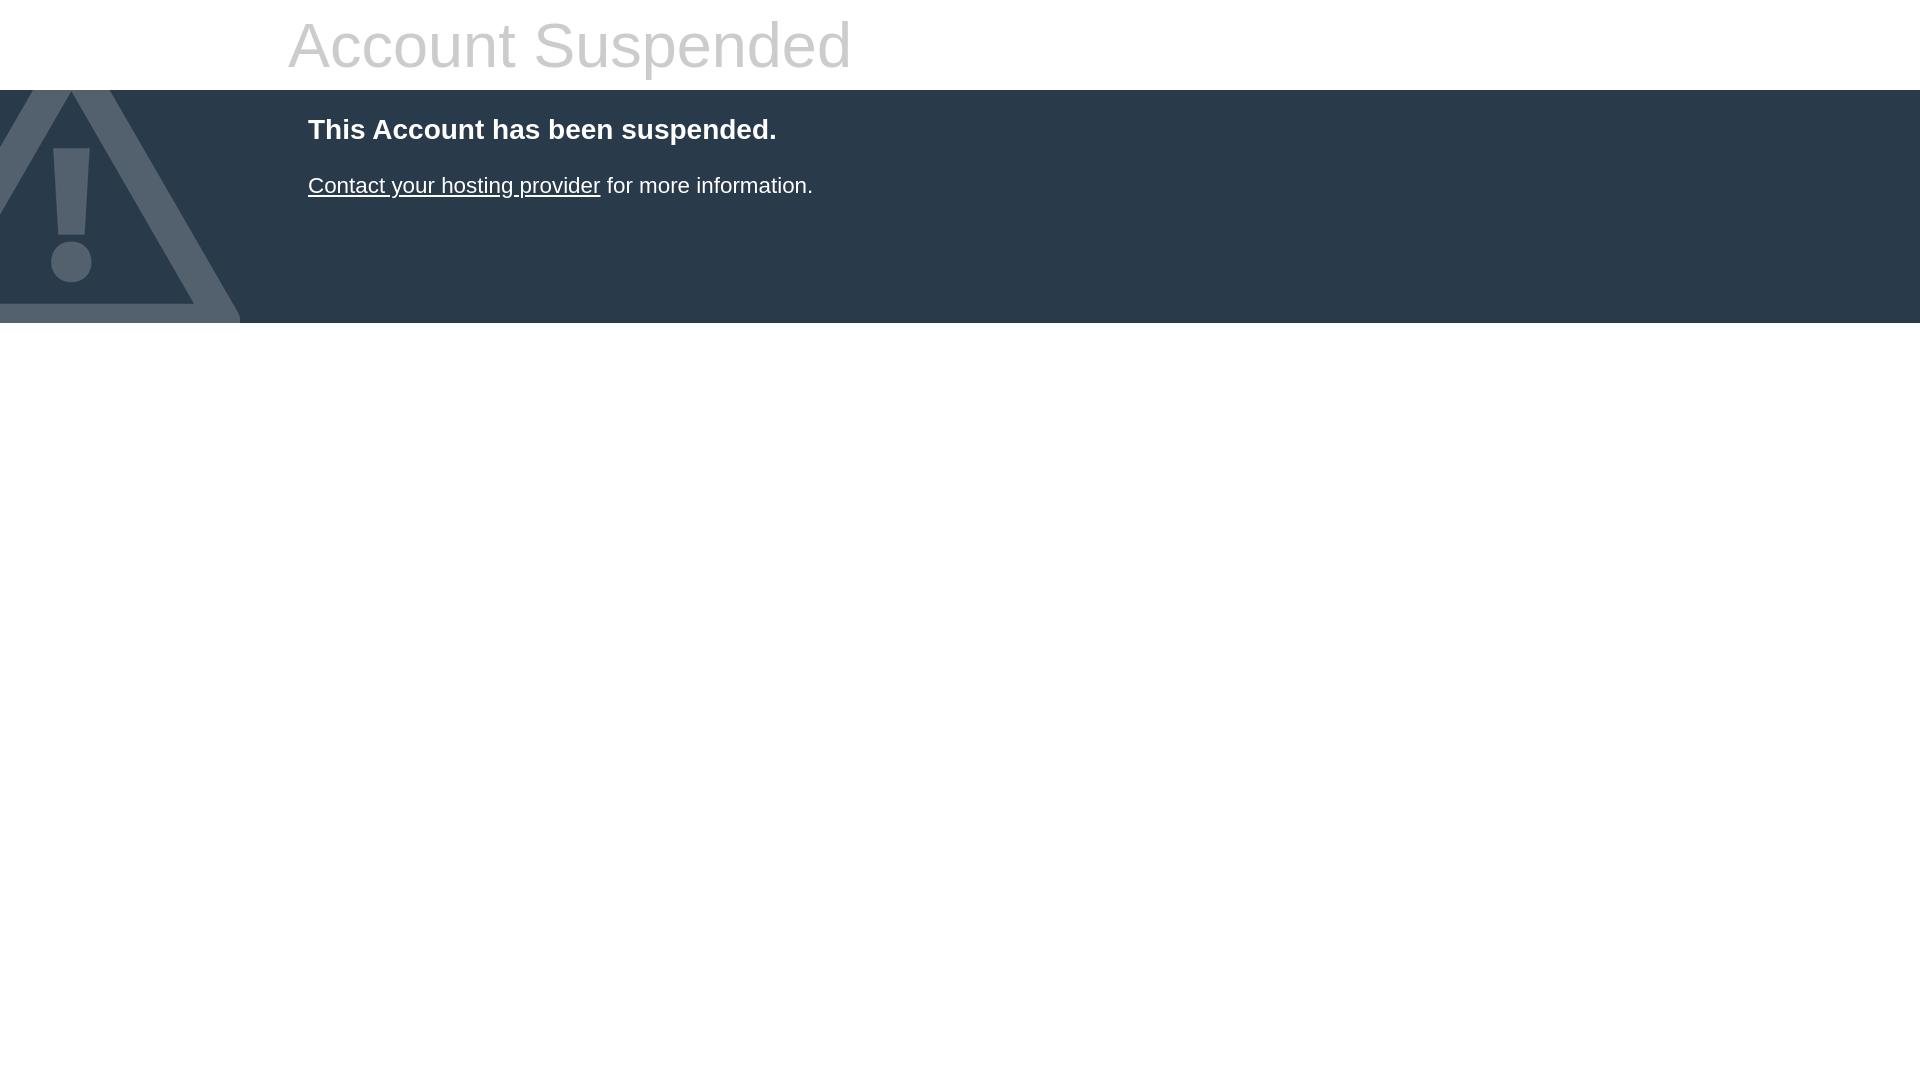 The image size is (1920, 1080). Describe the element at coordinates (453, 185) in the screenshot. I see `'Contact your hosting provider'` at that location.